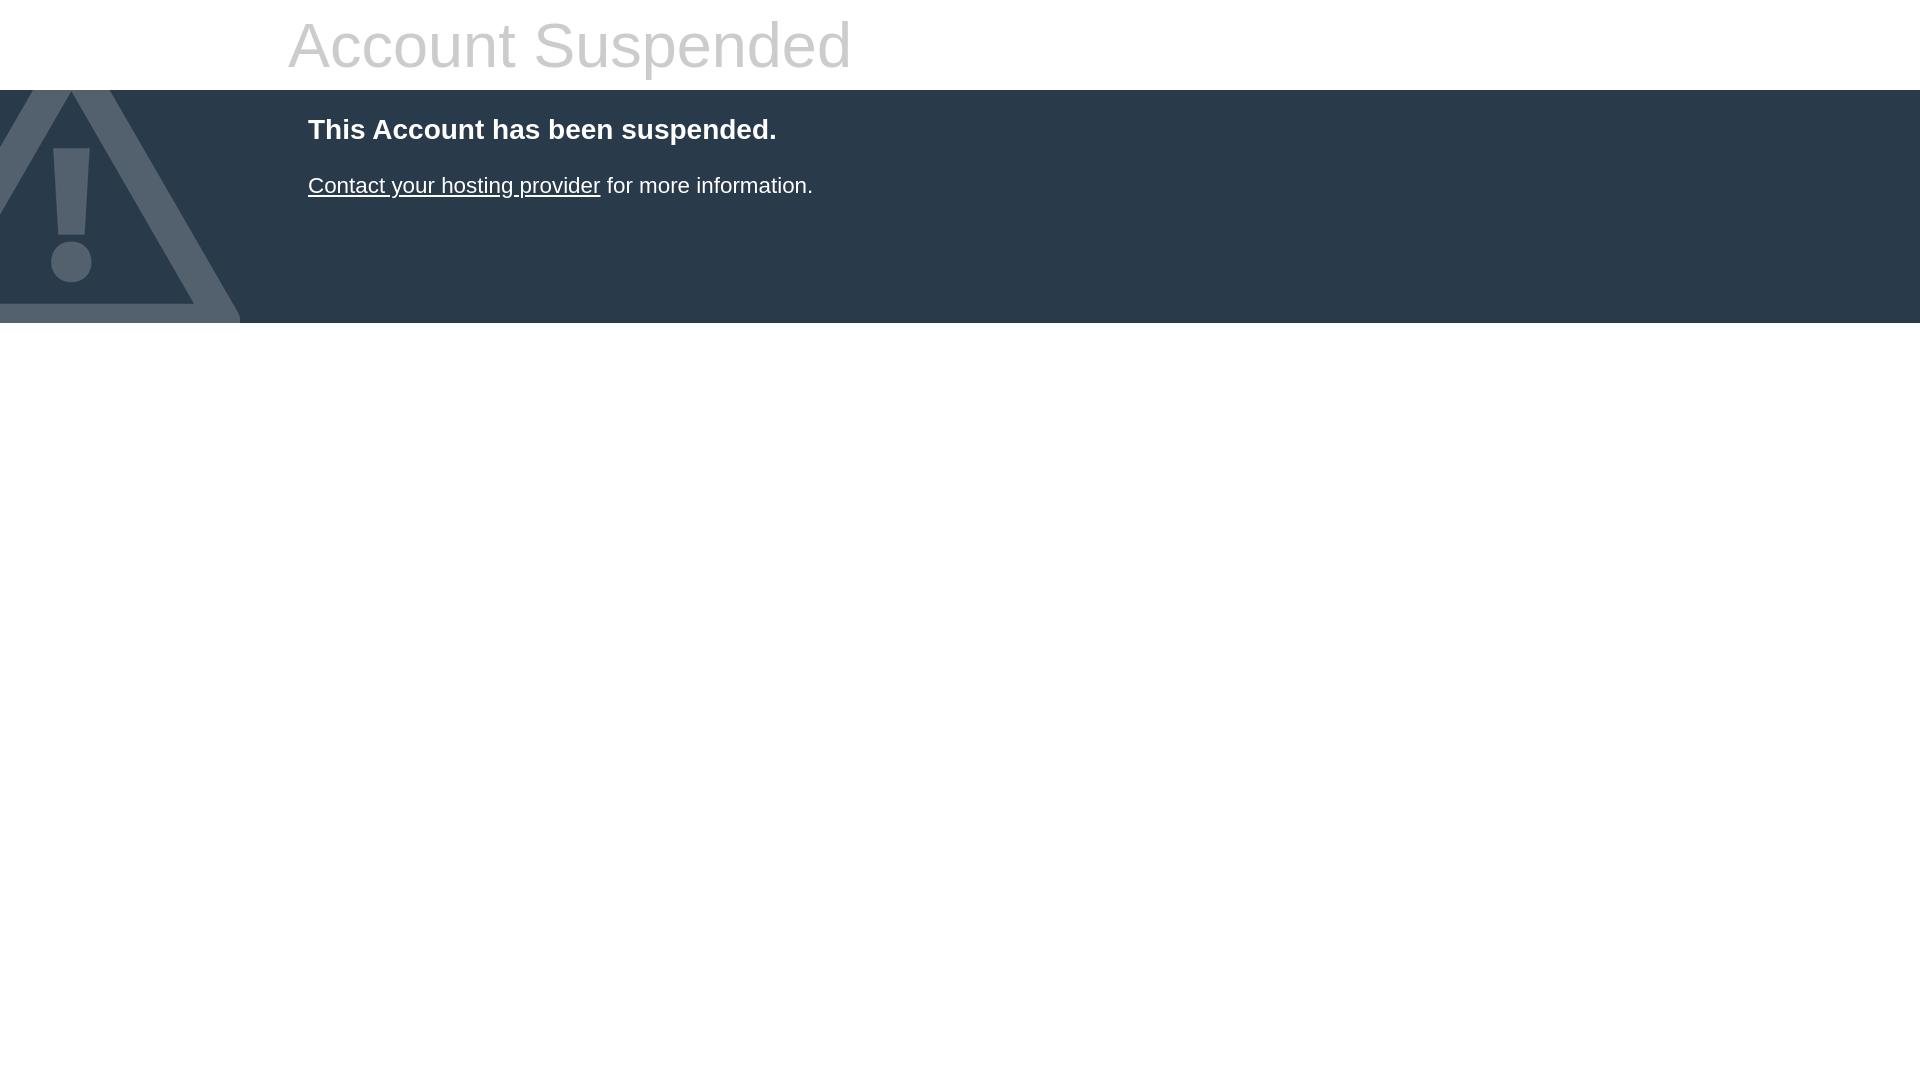 The image size is (1920, 1080). Describe the element at coordinates (453, 185) in the screenshot. I see `'Contact your hosting provider'` at that location.